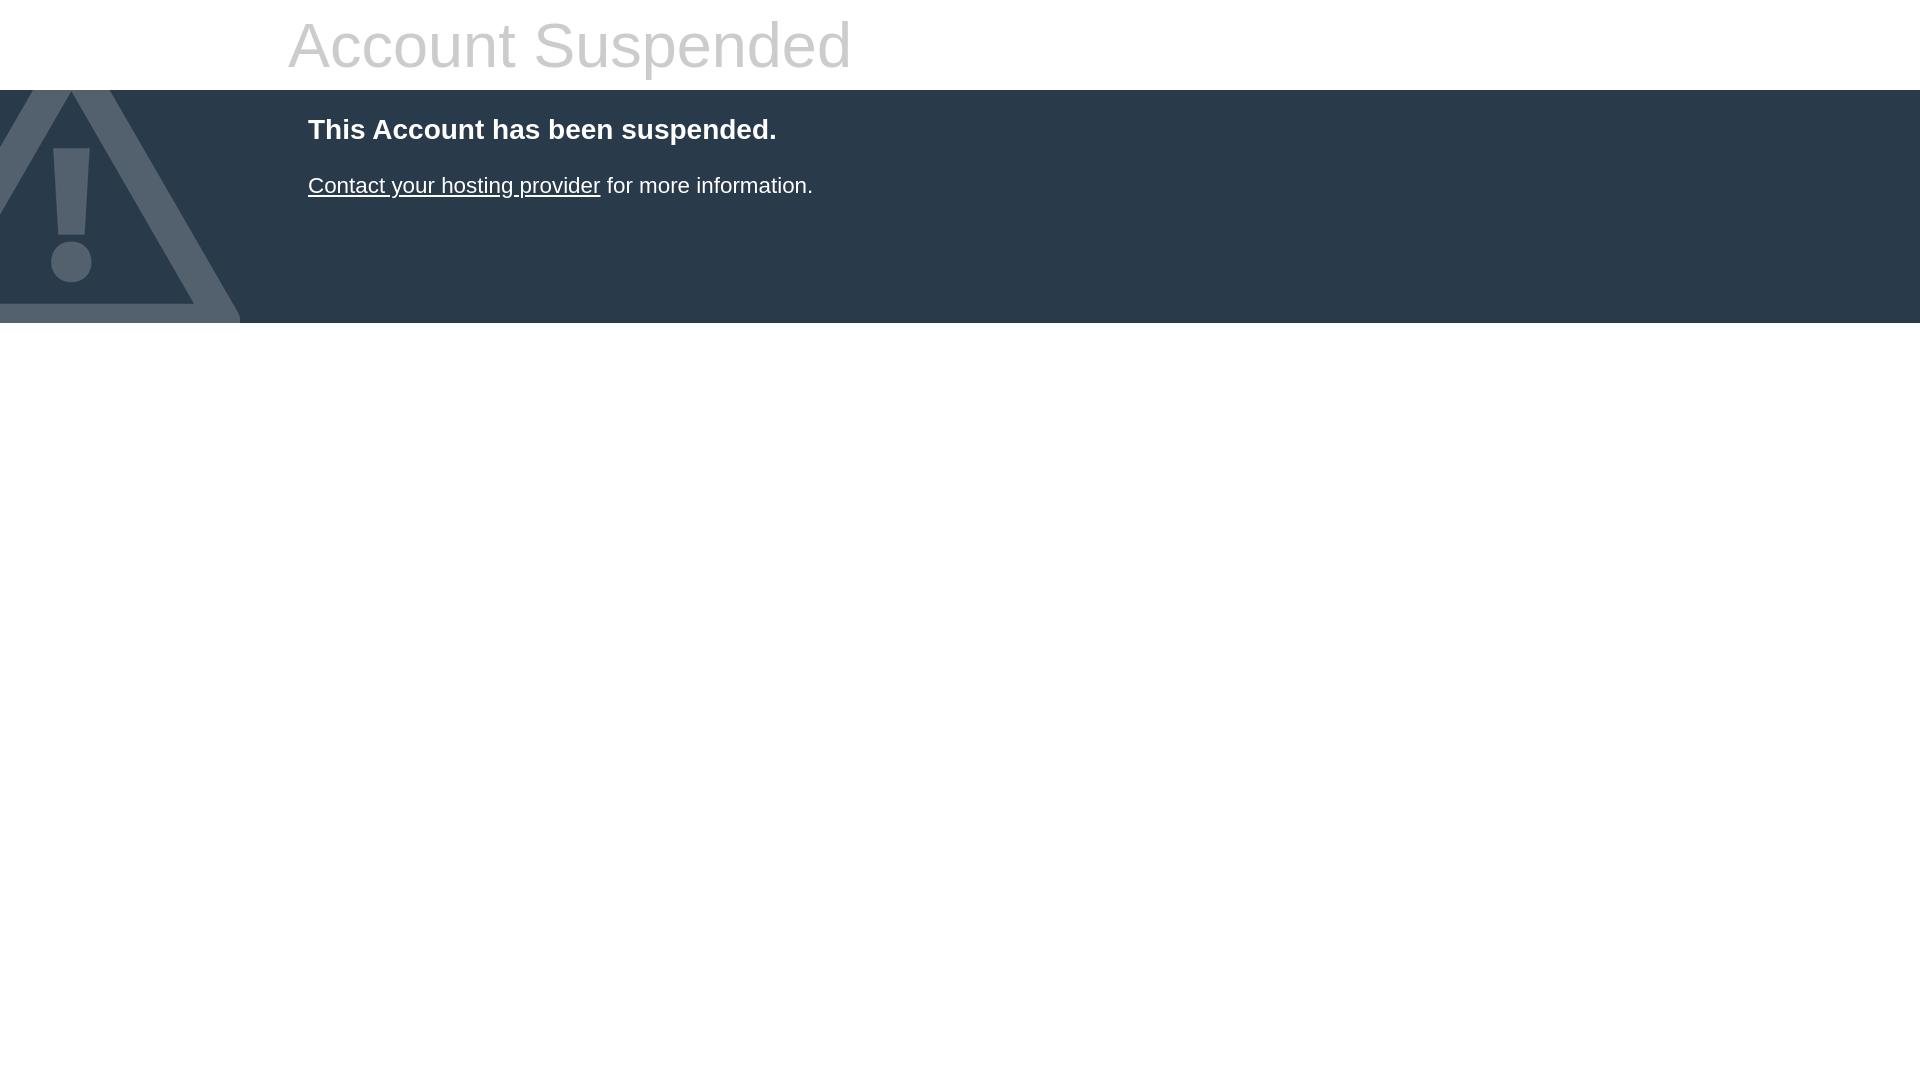 The image size is (1920, 1080). Describe the element at coordinates (453, 185) in the screenshot. I see `'Contact your hosting provider'` at that location.